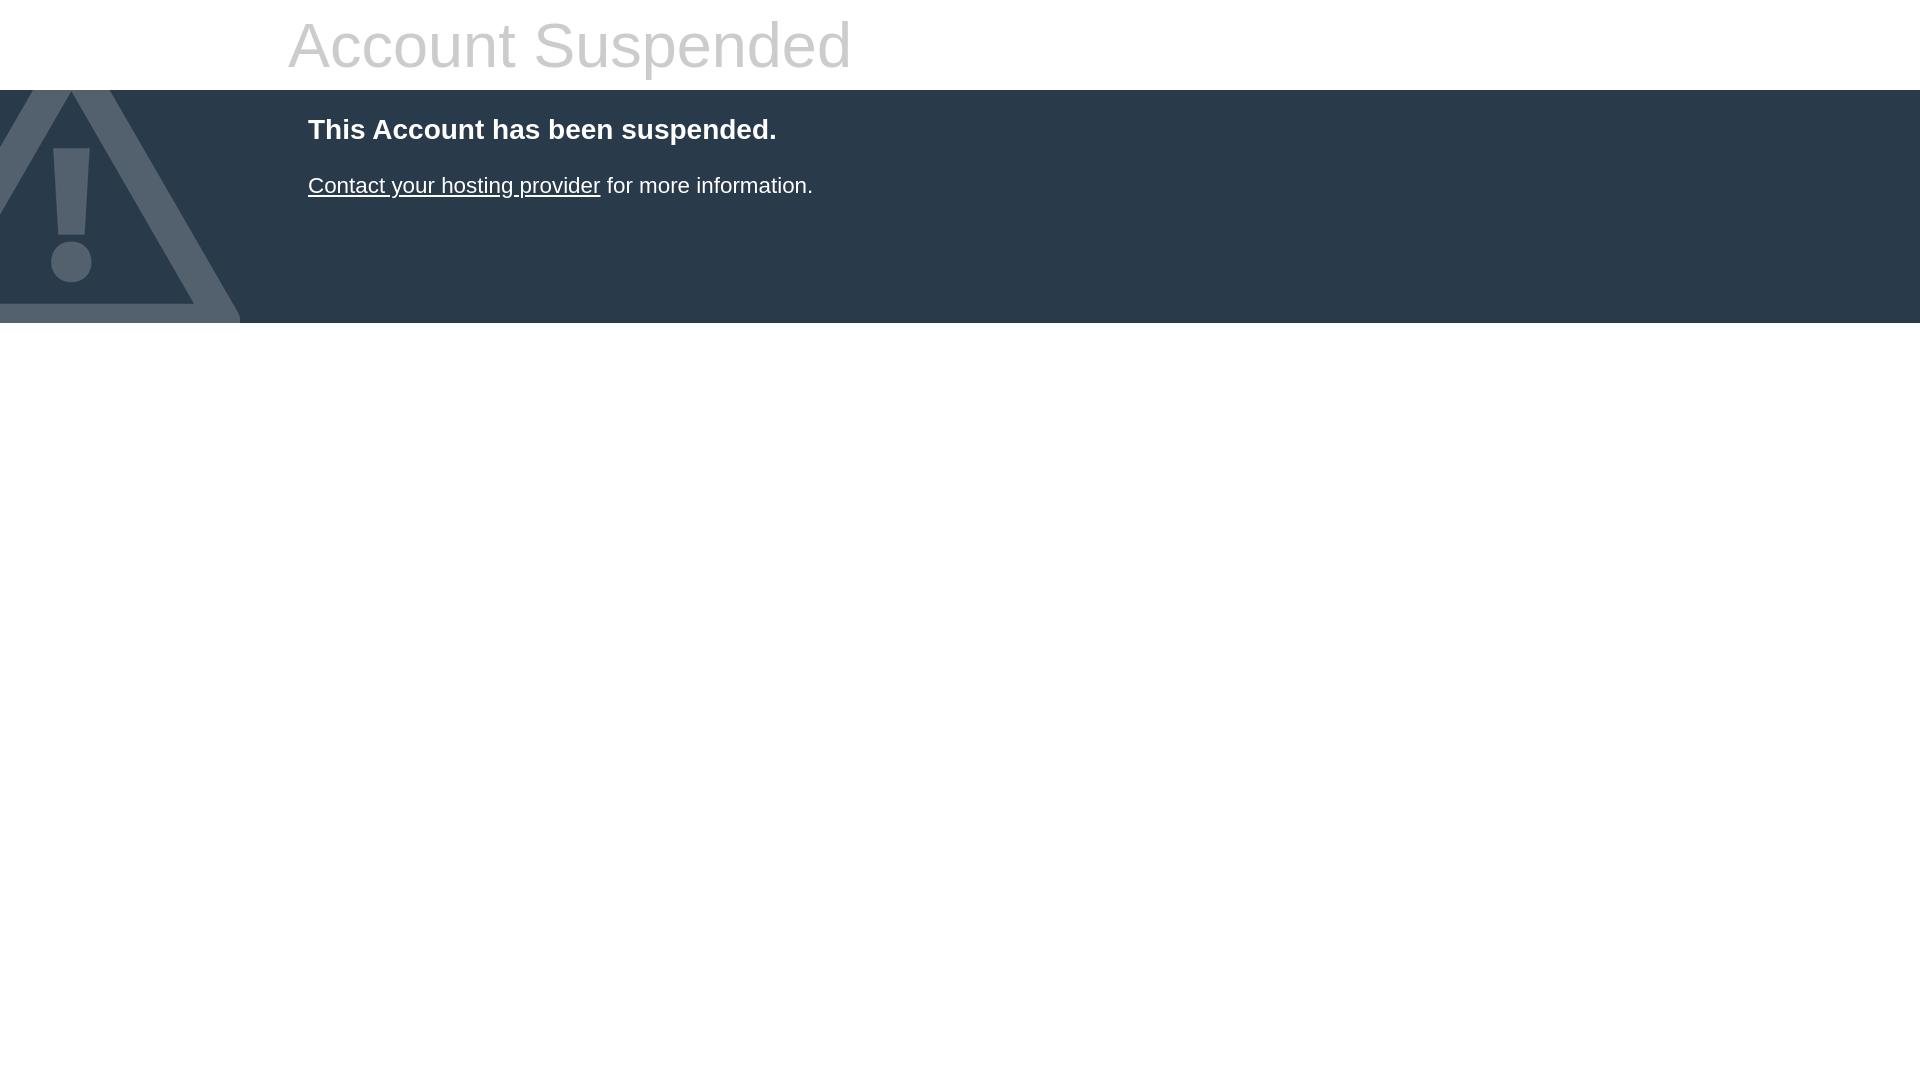 The image size is (1920, 1080). Describe the element at coordinates (453, 185) in the screenshot. I see `'Contact your hosting provider'` at that location.